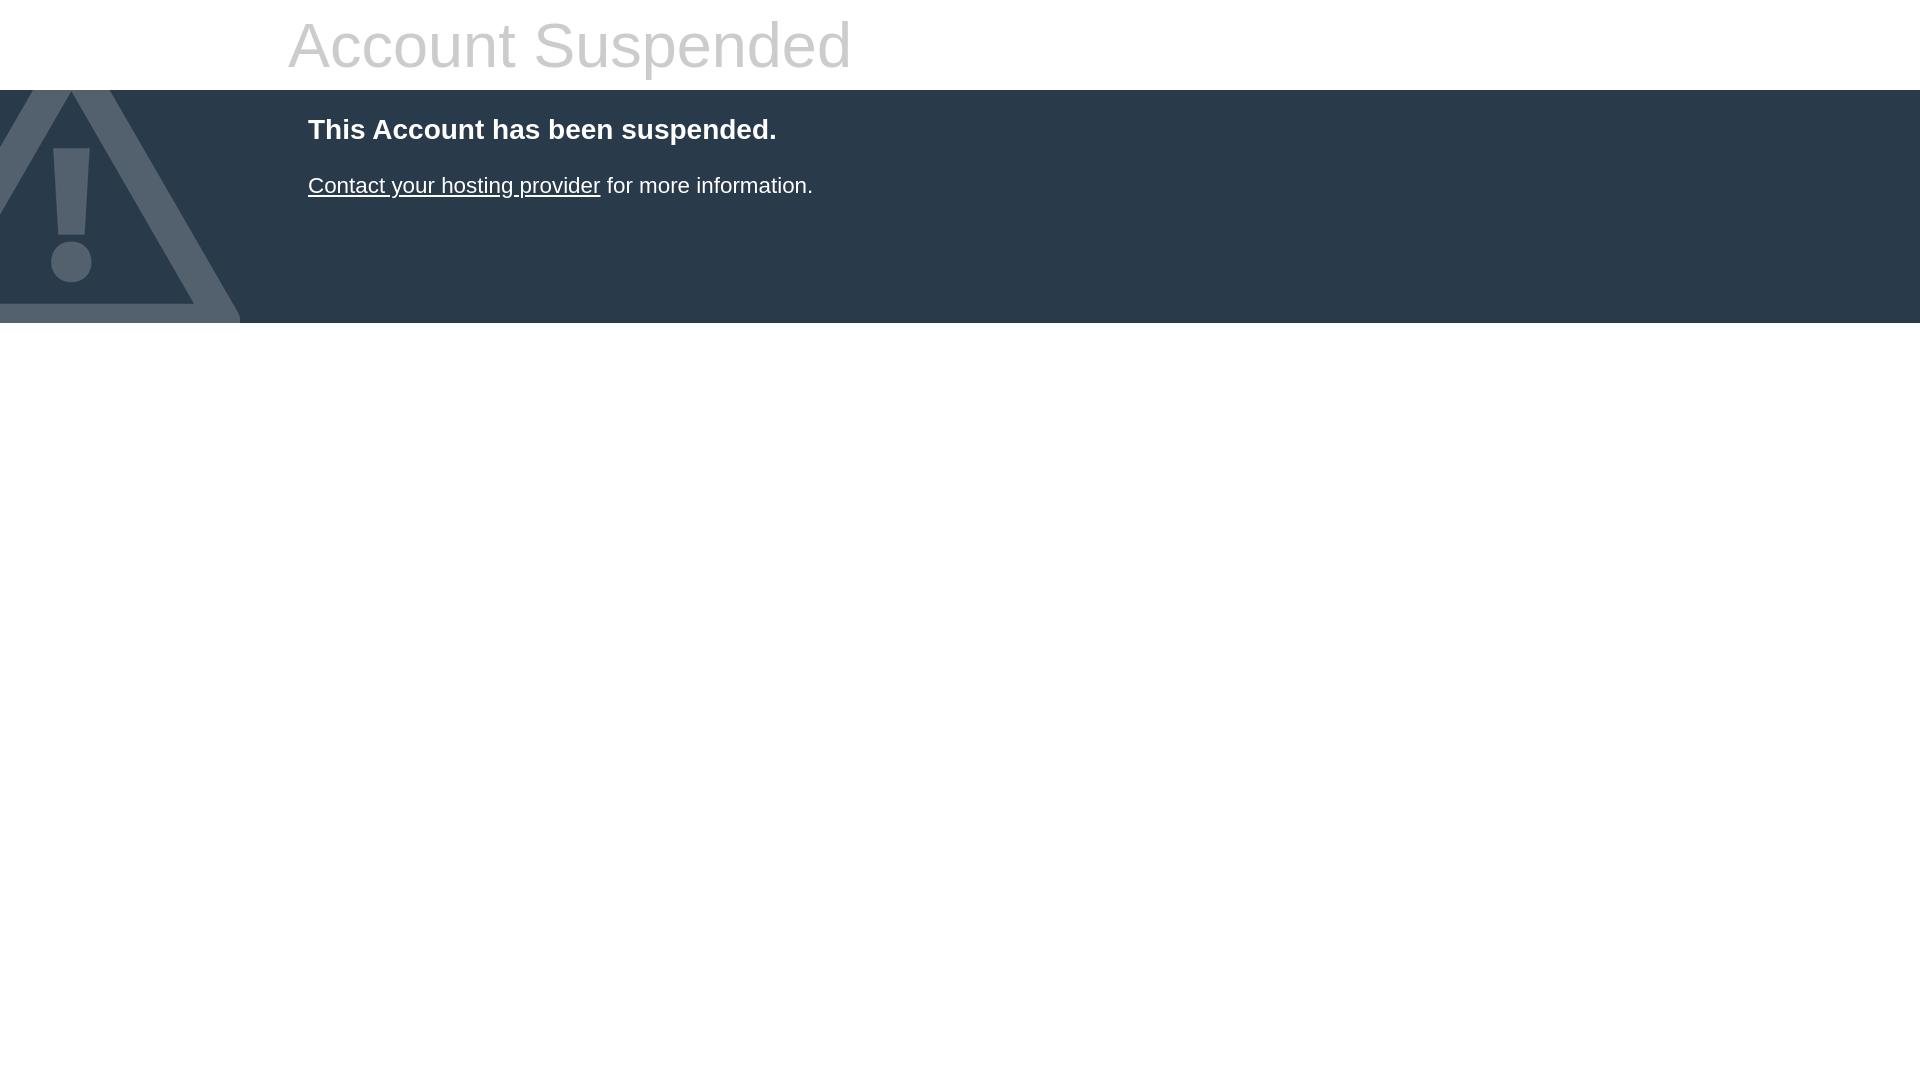 The image size is (1920, 1080). Describe the element at coordinates (453, 185) in the screenshot. I see `'Contact your hosting provider'` at that location.